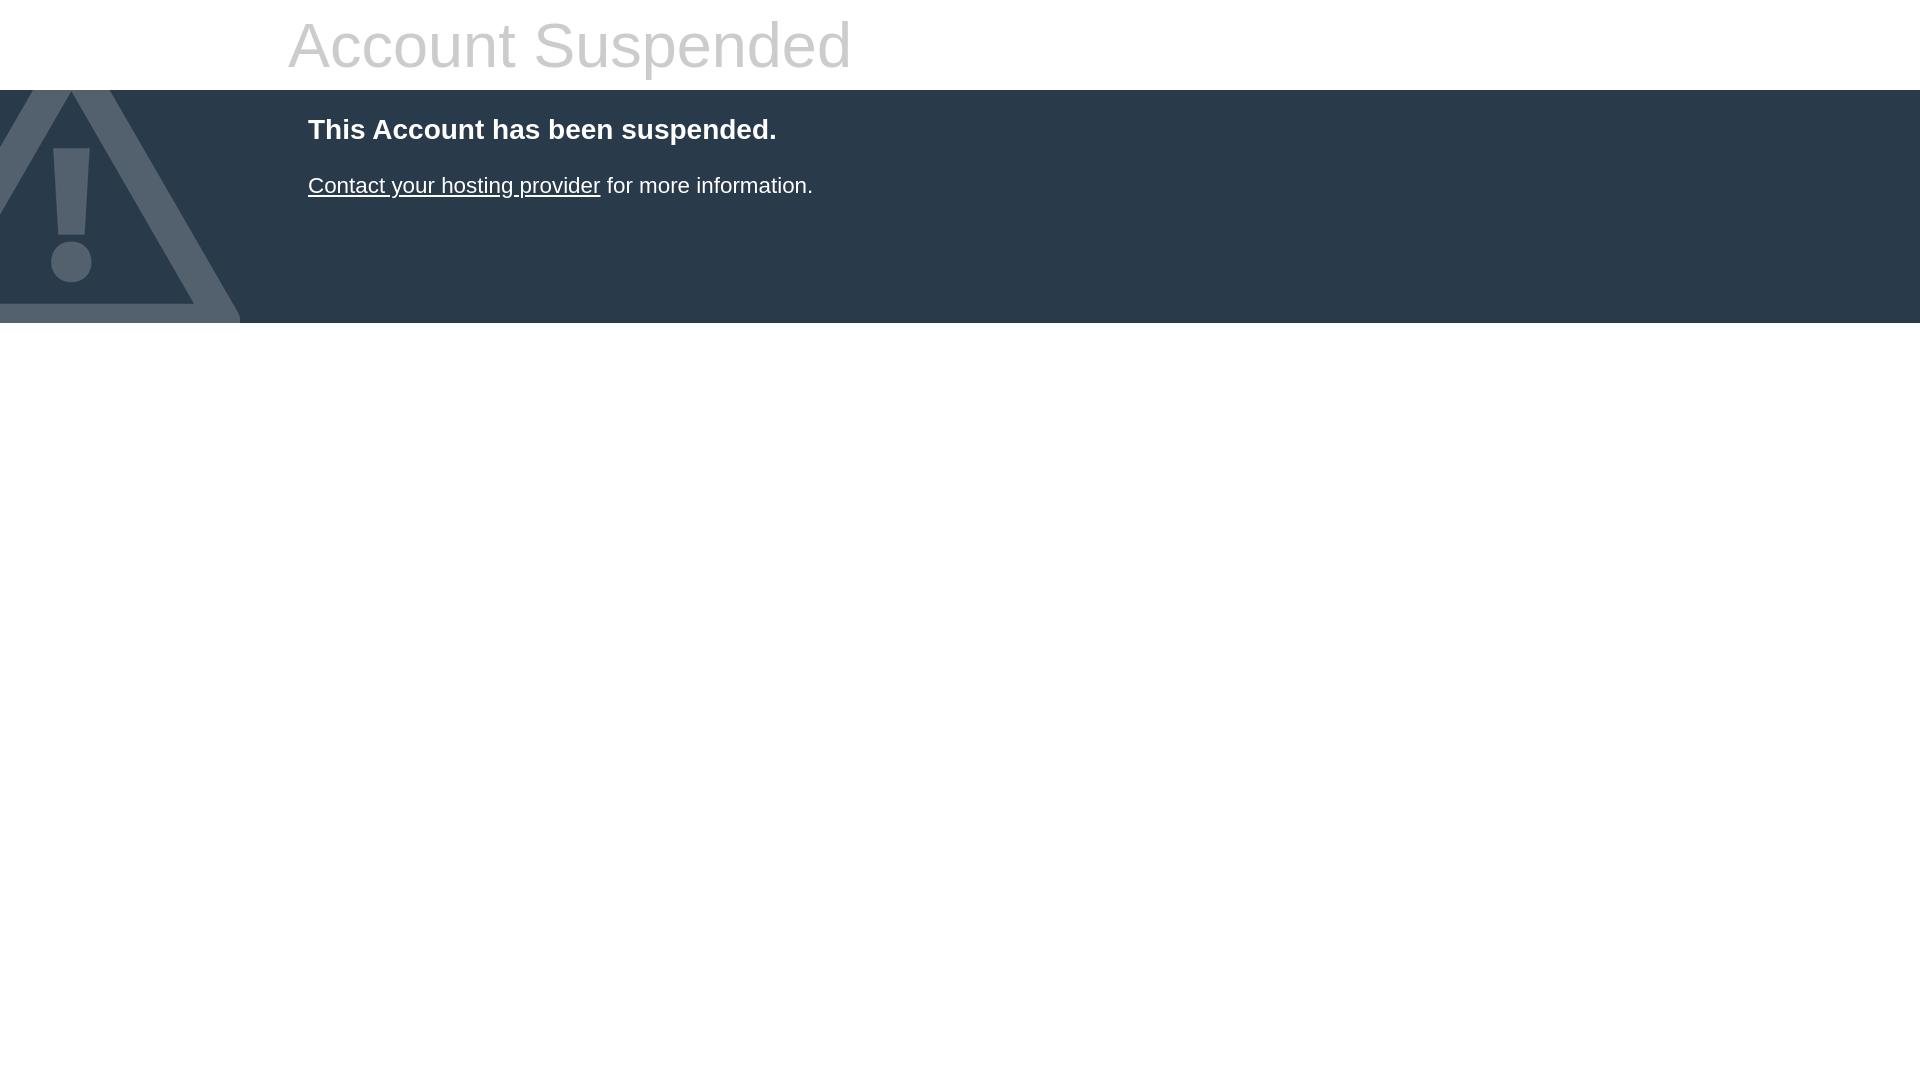 The image size is (1920, 1080). Describe the element at coordinates (453, 185) in the screenshot. I see `'Contact your hosting provider'` at that location.